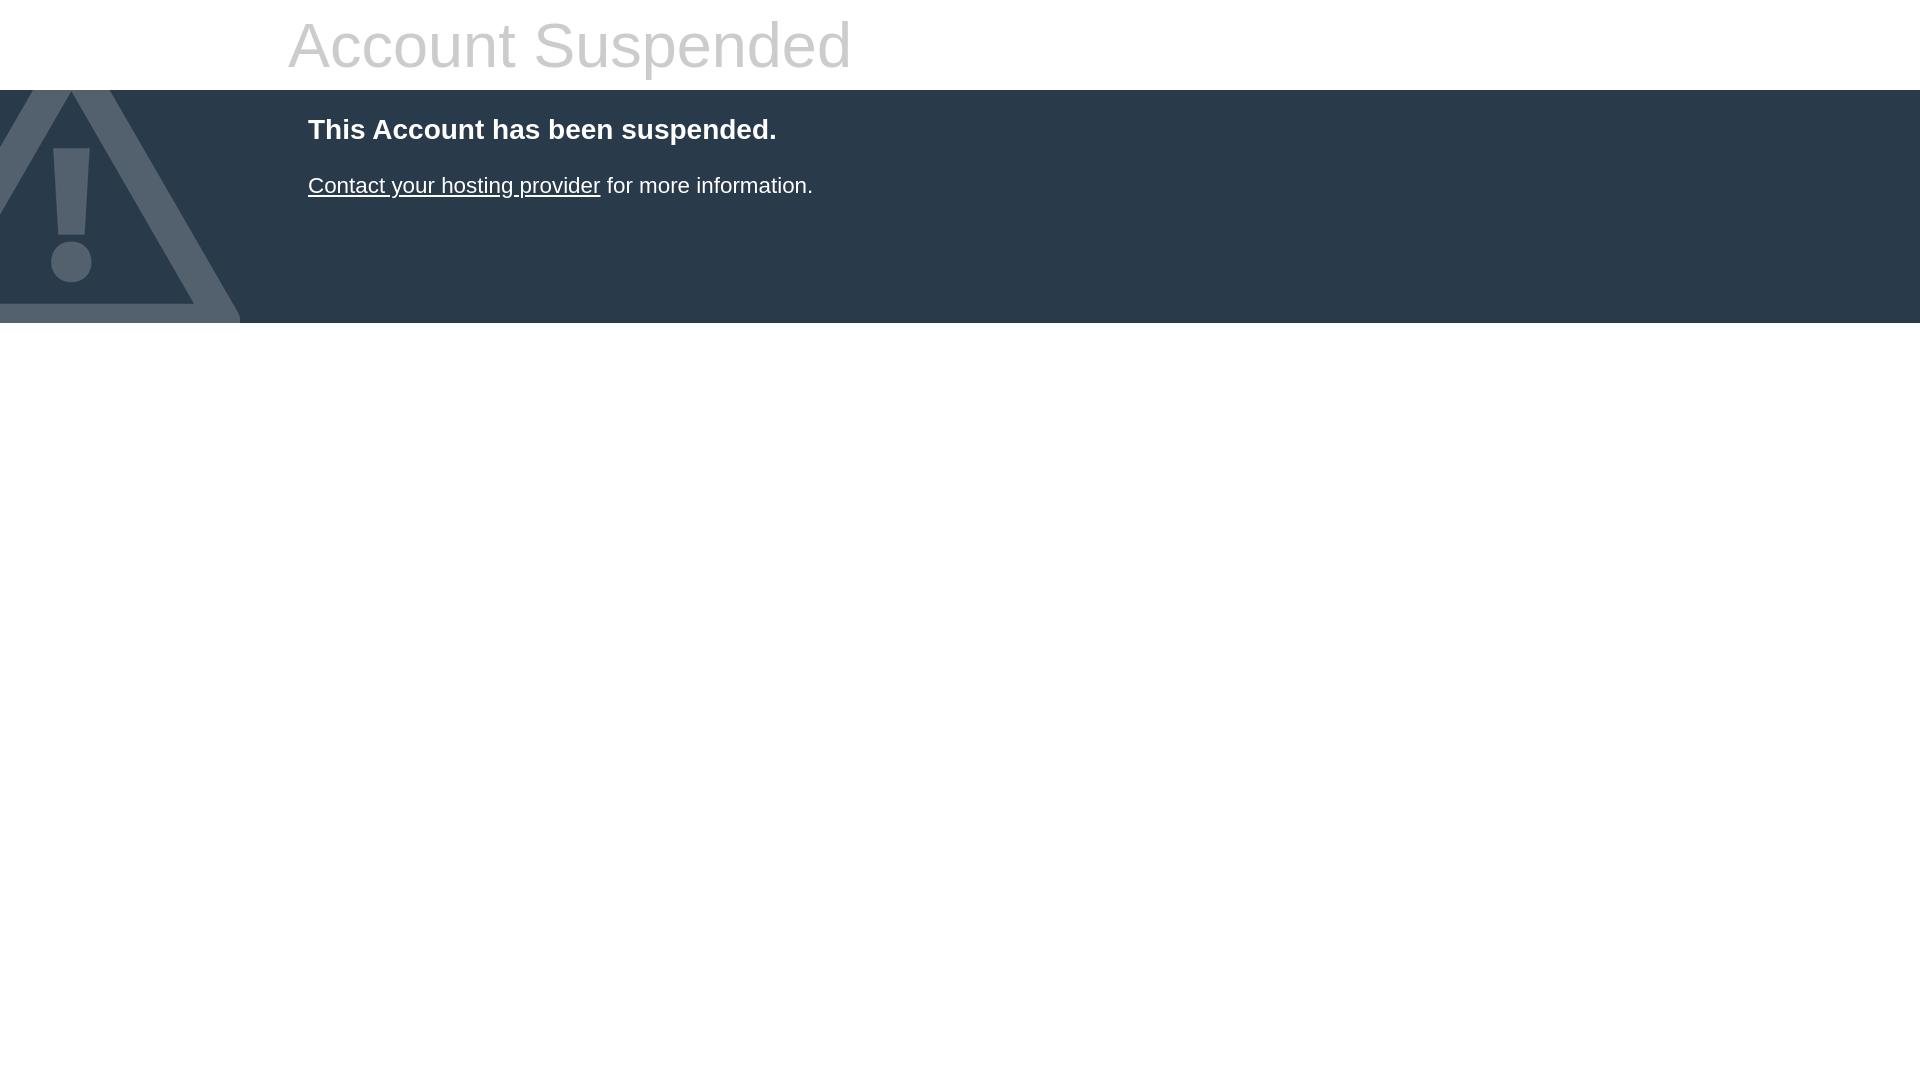 The image size is (1920, 1080). Describe the element at coordinates (453, 185) in the screenshot. I see `'Contact your hosting provider'` at that location.